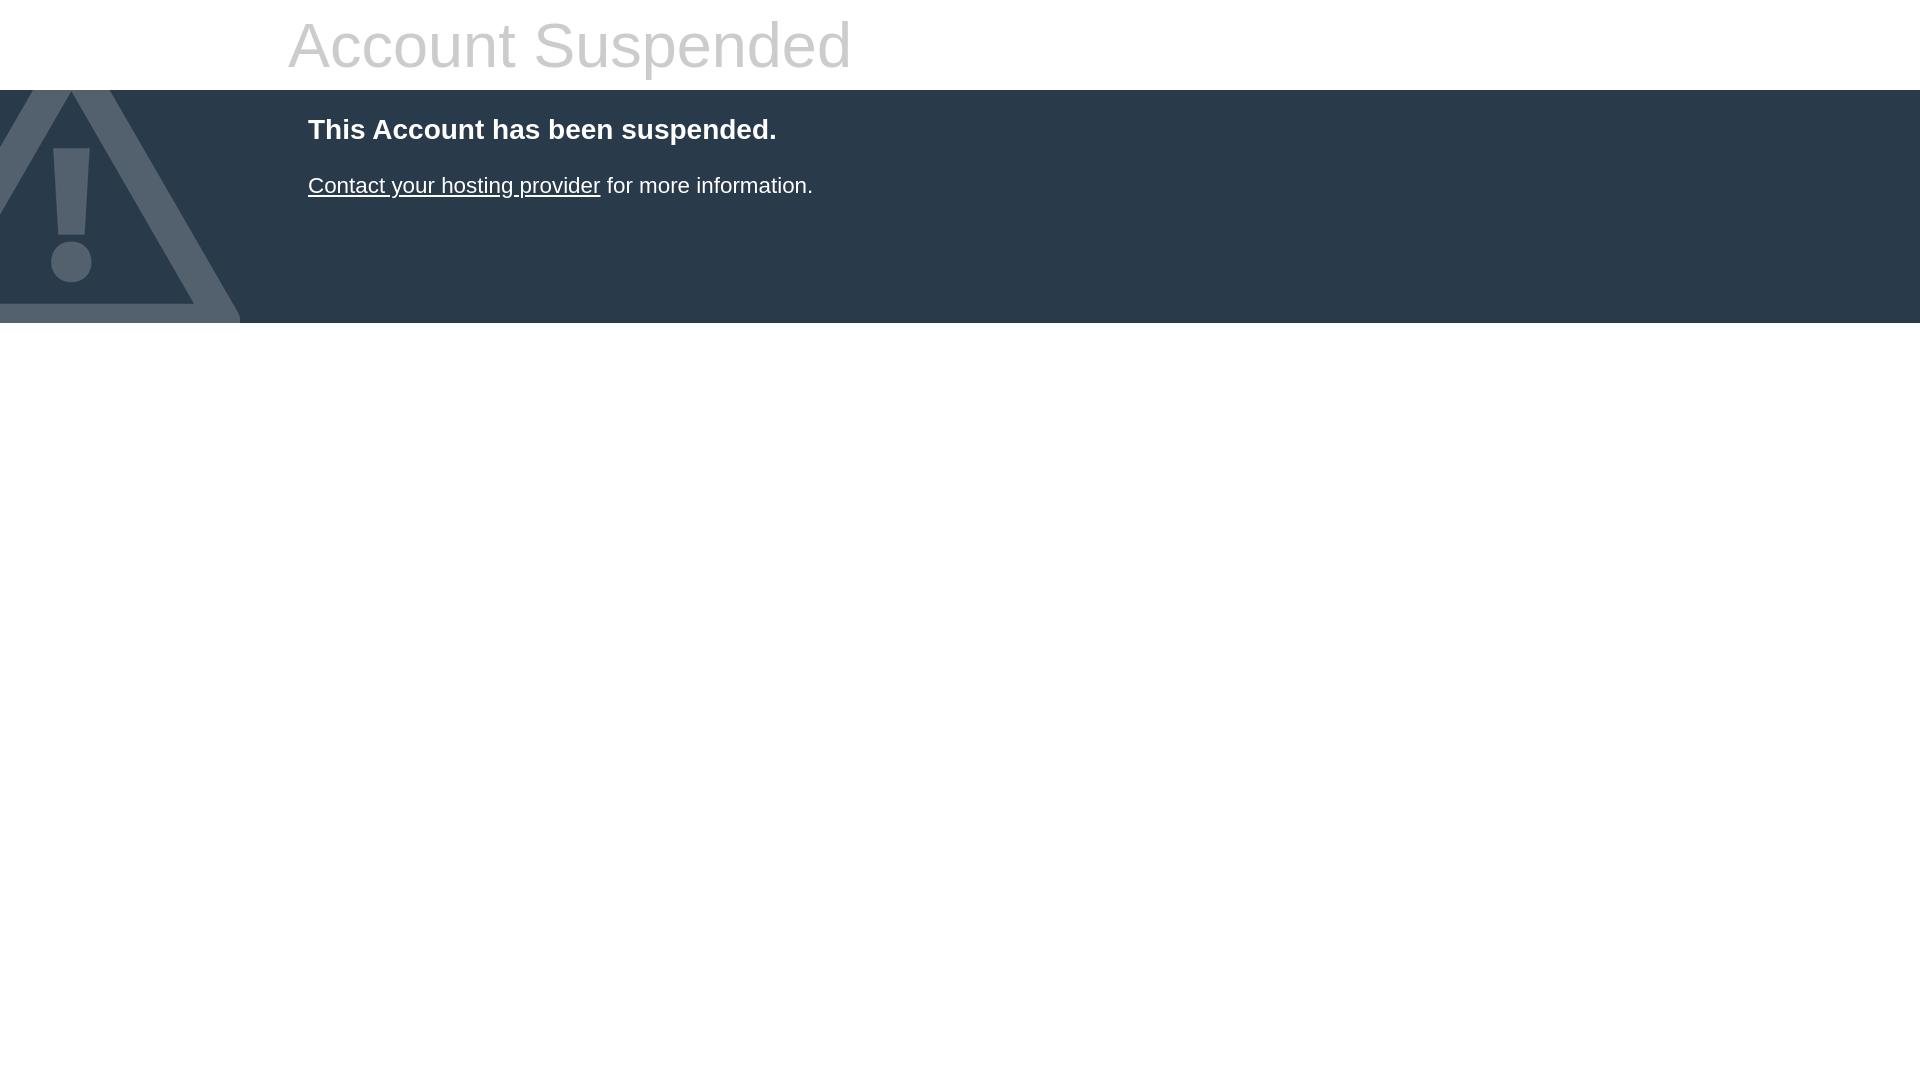 The image size is (1920, 1080). Describe the element at coordinates (453, 185) in the screenshot. I see `'Contact your hosting provider'` at that location.